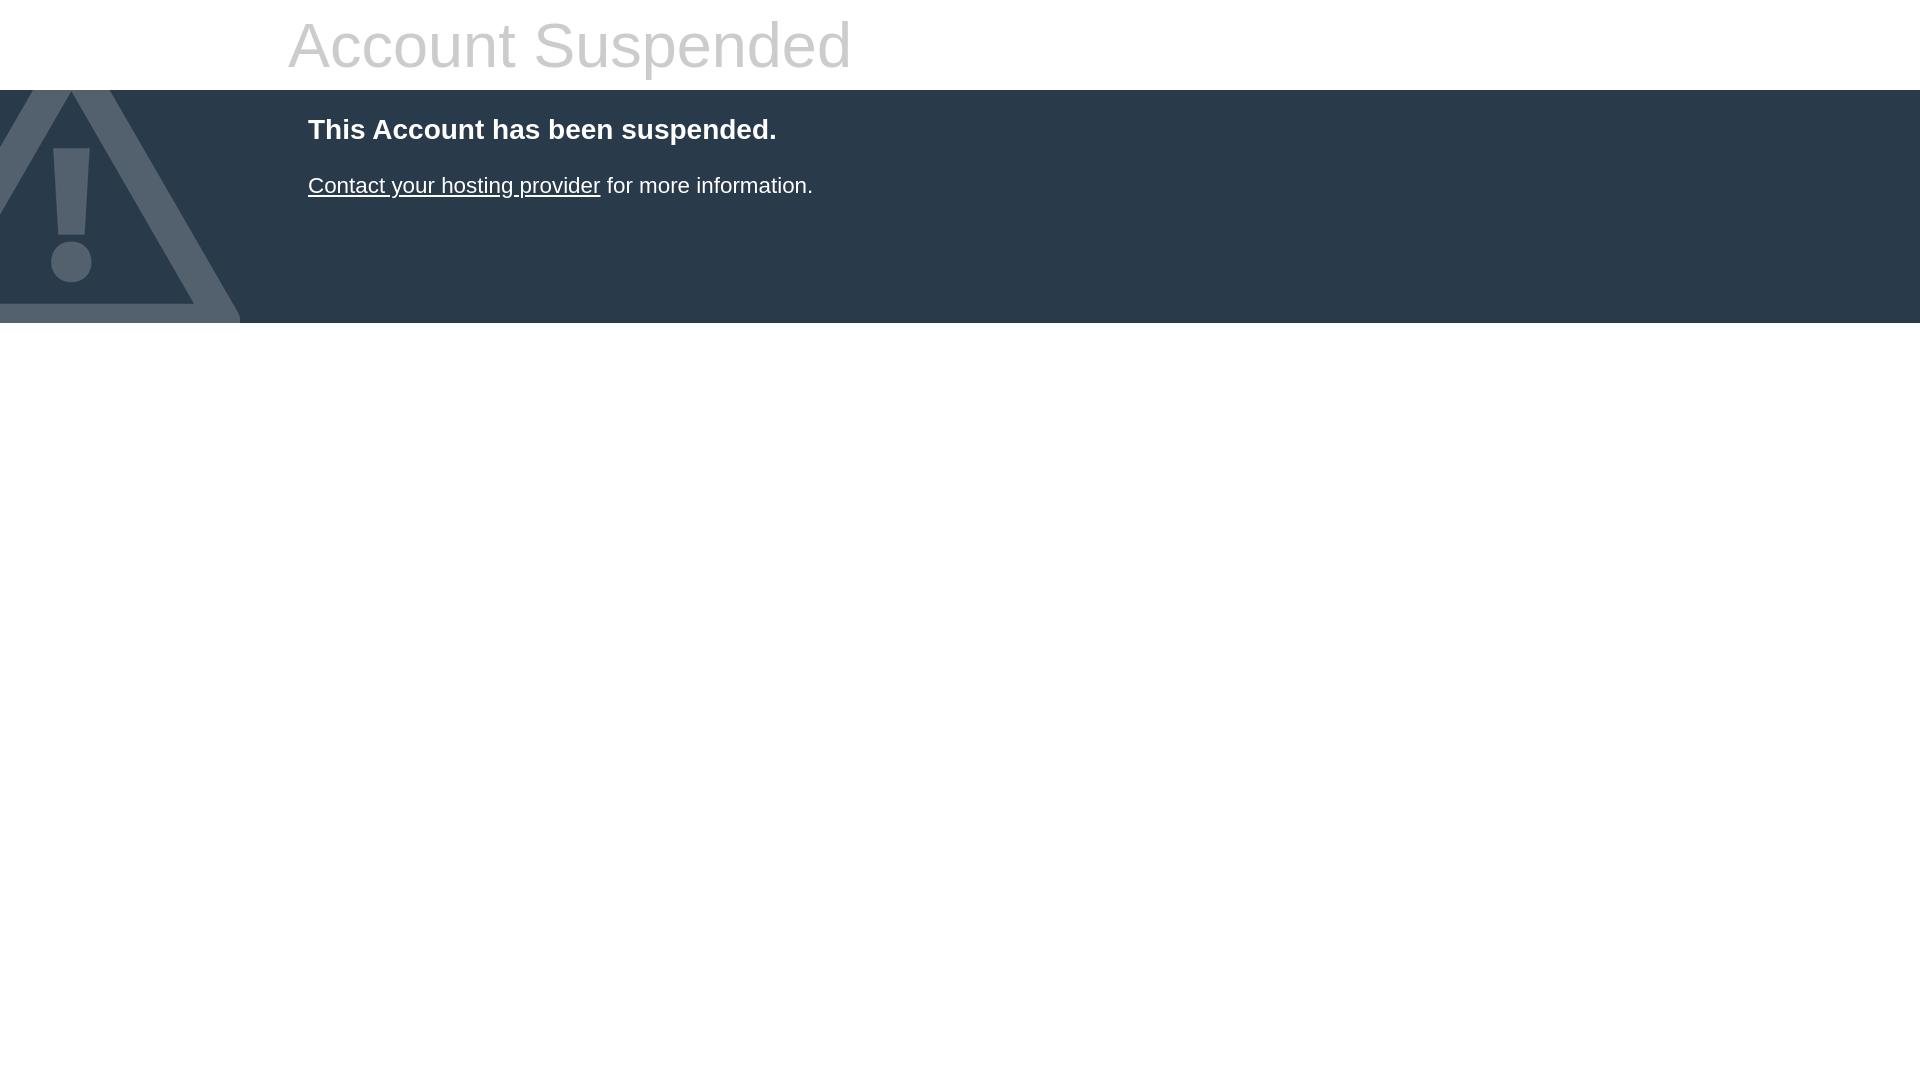 The image size is (1920, 1080). Describe the element at coordinates (453, 185) in the screenshot. I see `'Contact your hosting provider'` at that location.